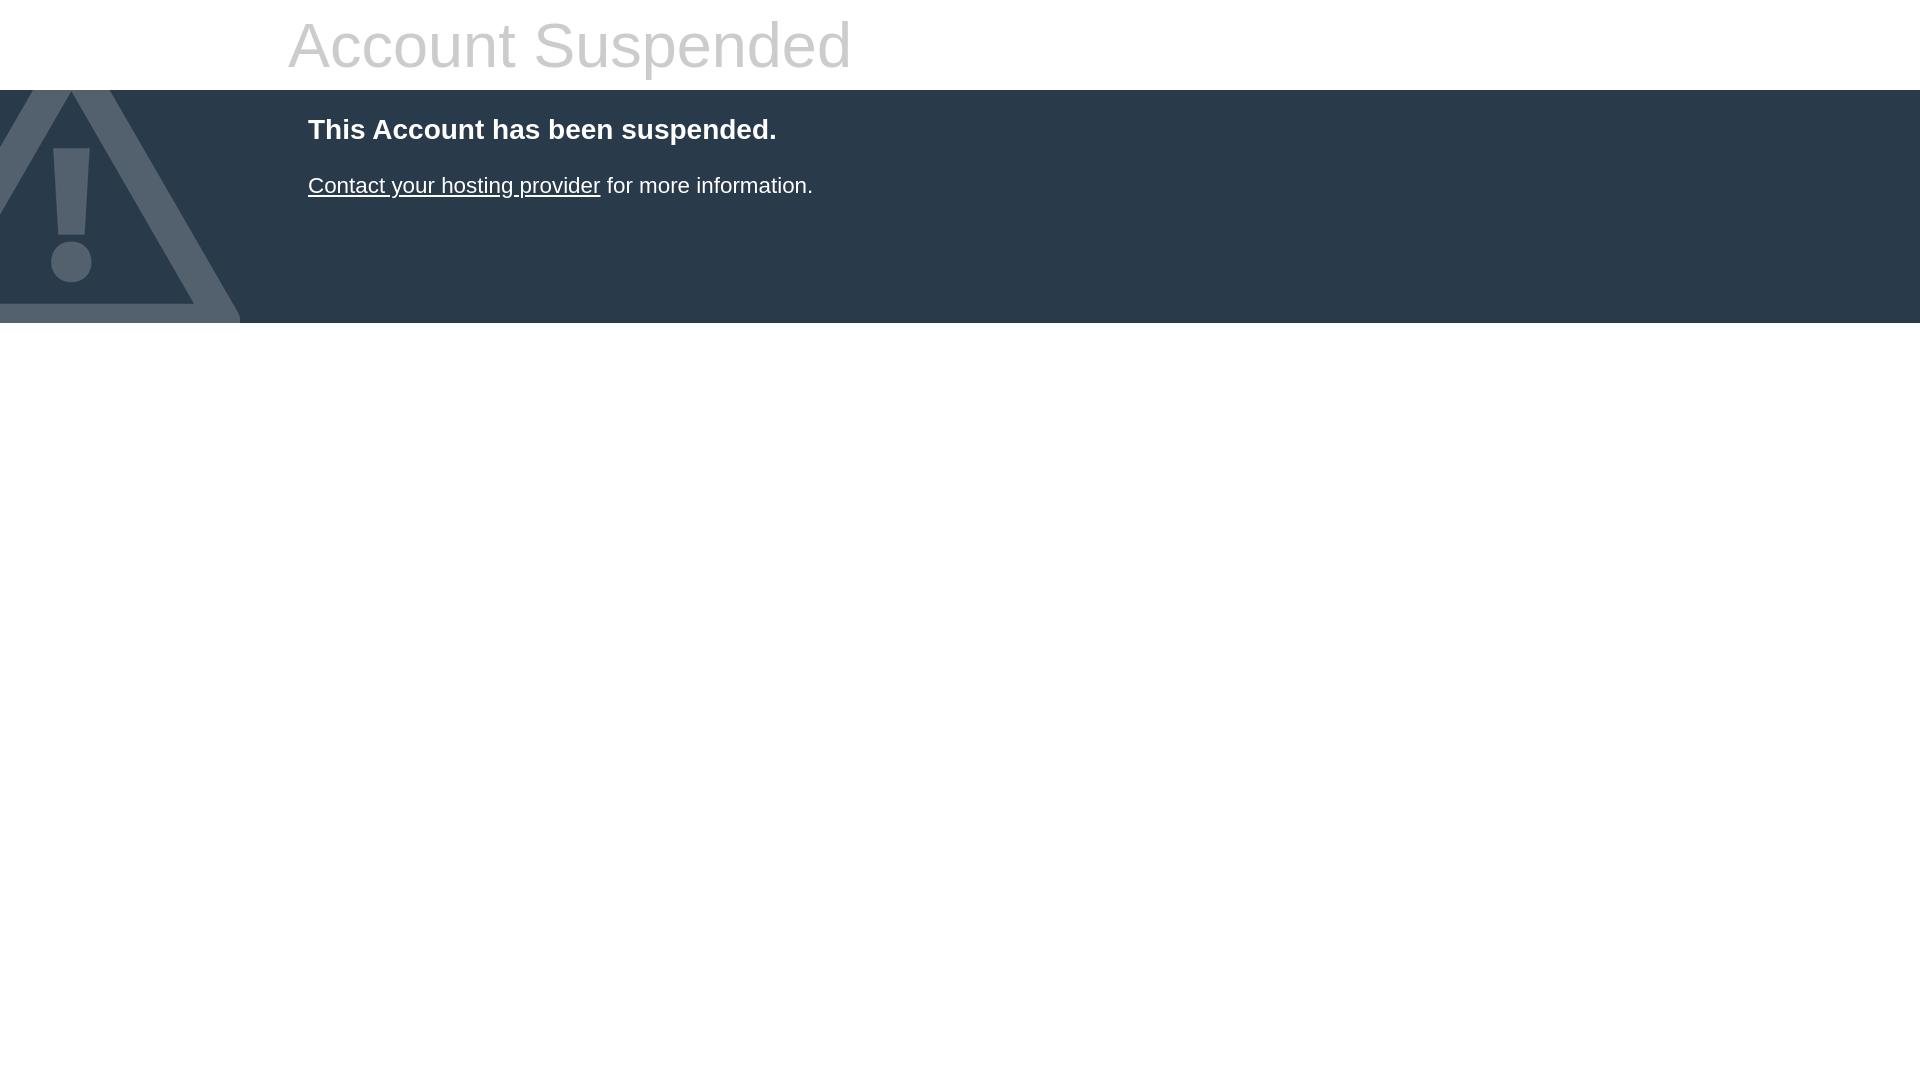 The image size is (1920, 1080). Describe the element at coordinates (453, 185) in the screenshot. I see `'Contact your hosting provider'` at that location.